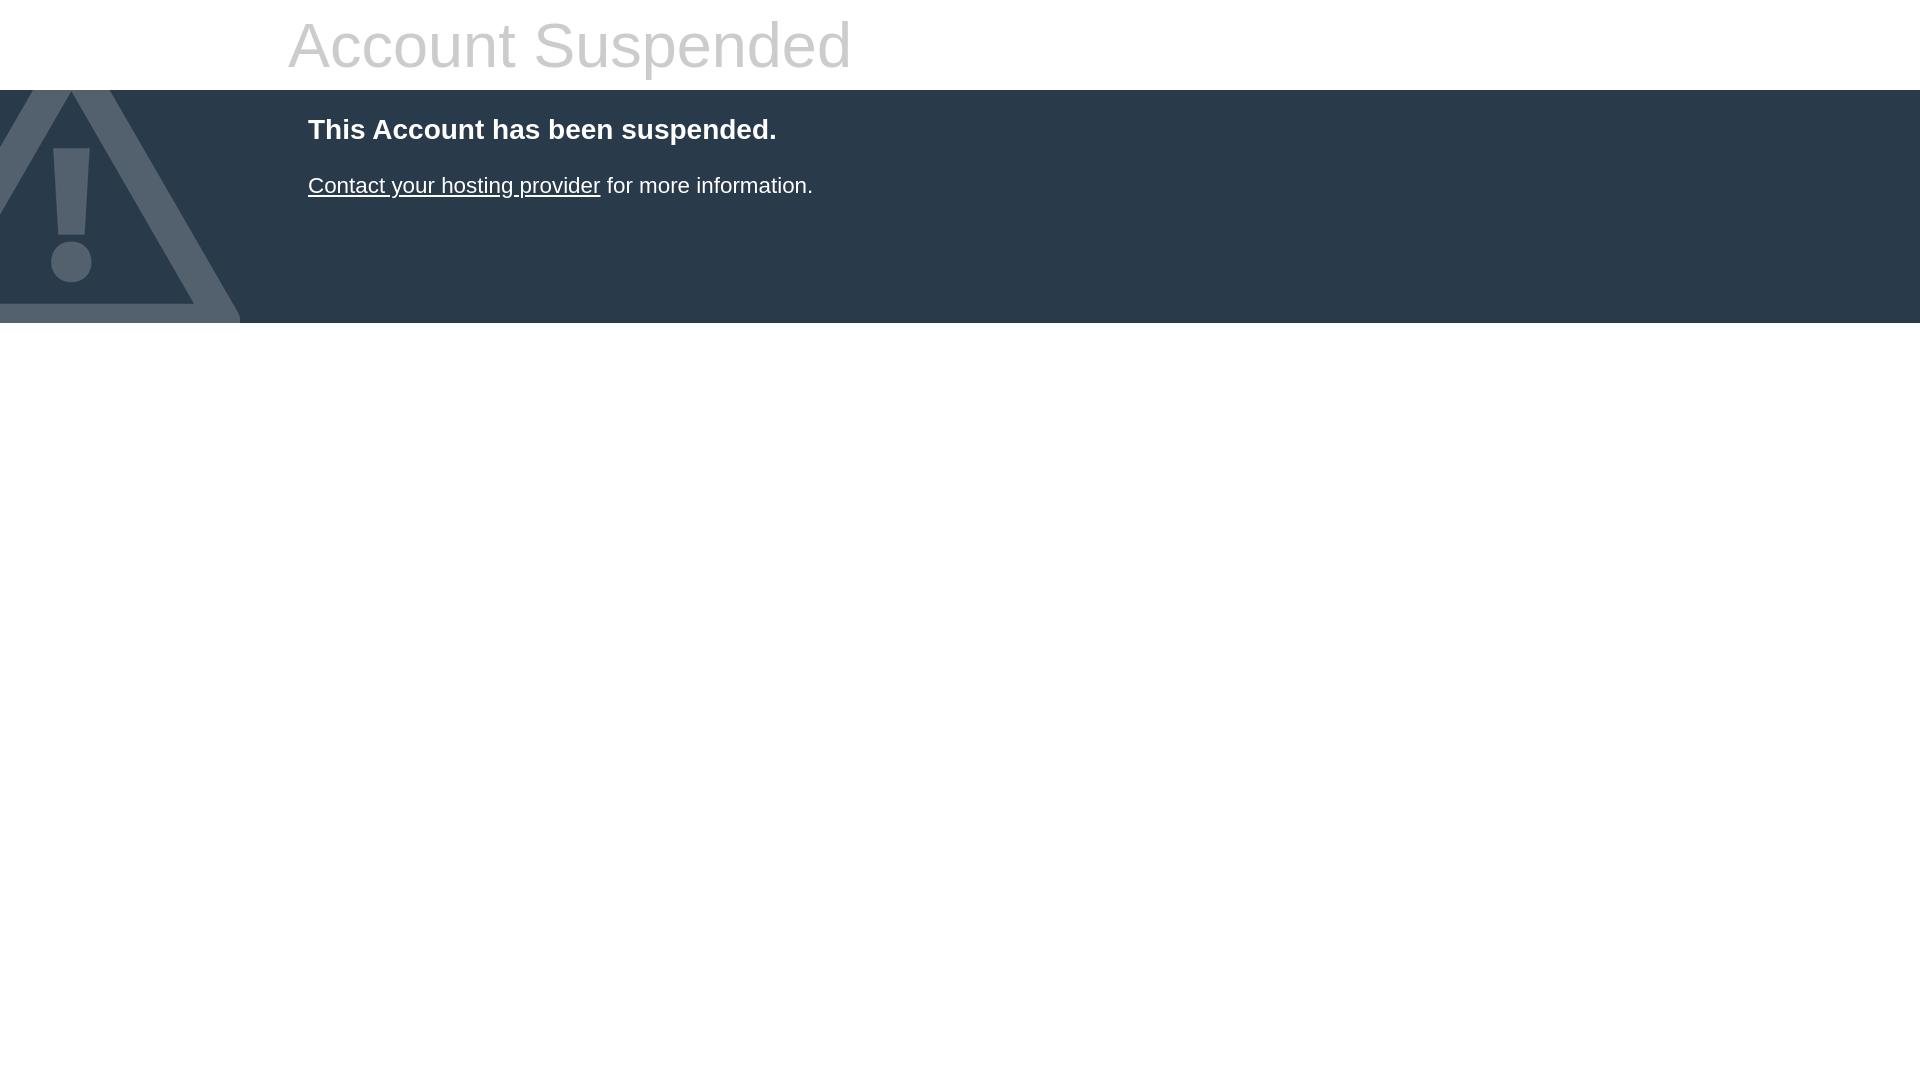 The image size is (1920, 1080). Describe the element at coordinates (453, 185) in the screenshot. I see `'Contact your hosting provider'` at that location.